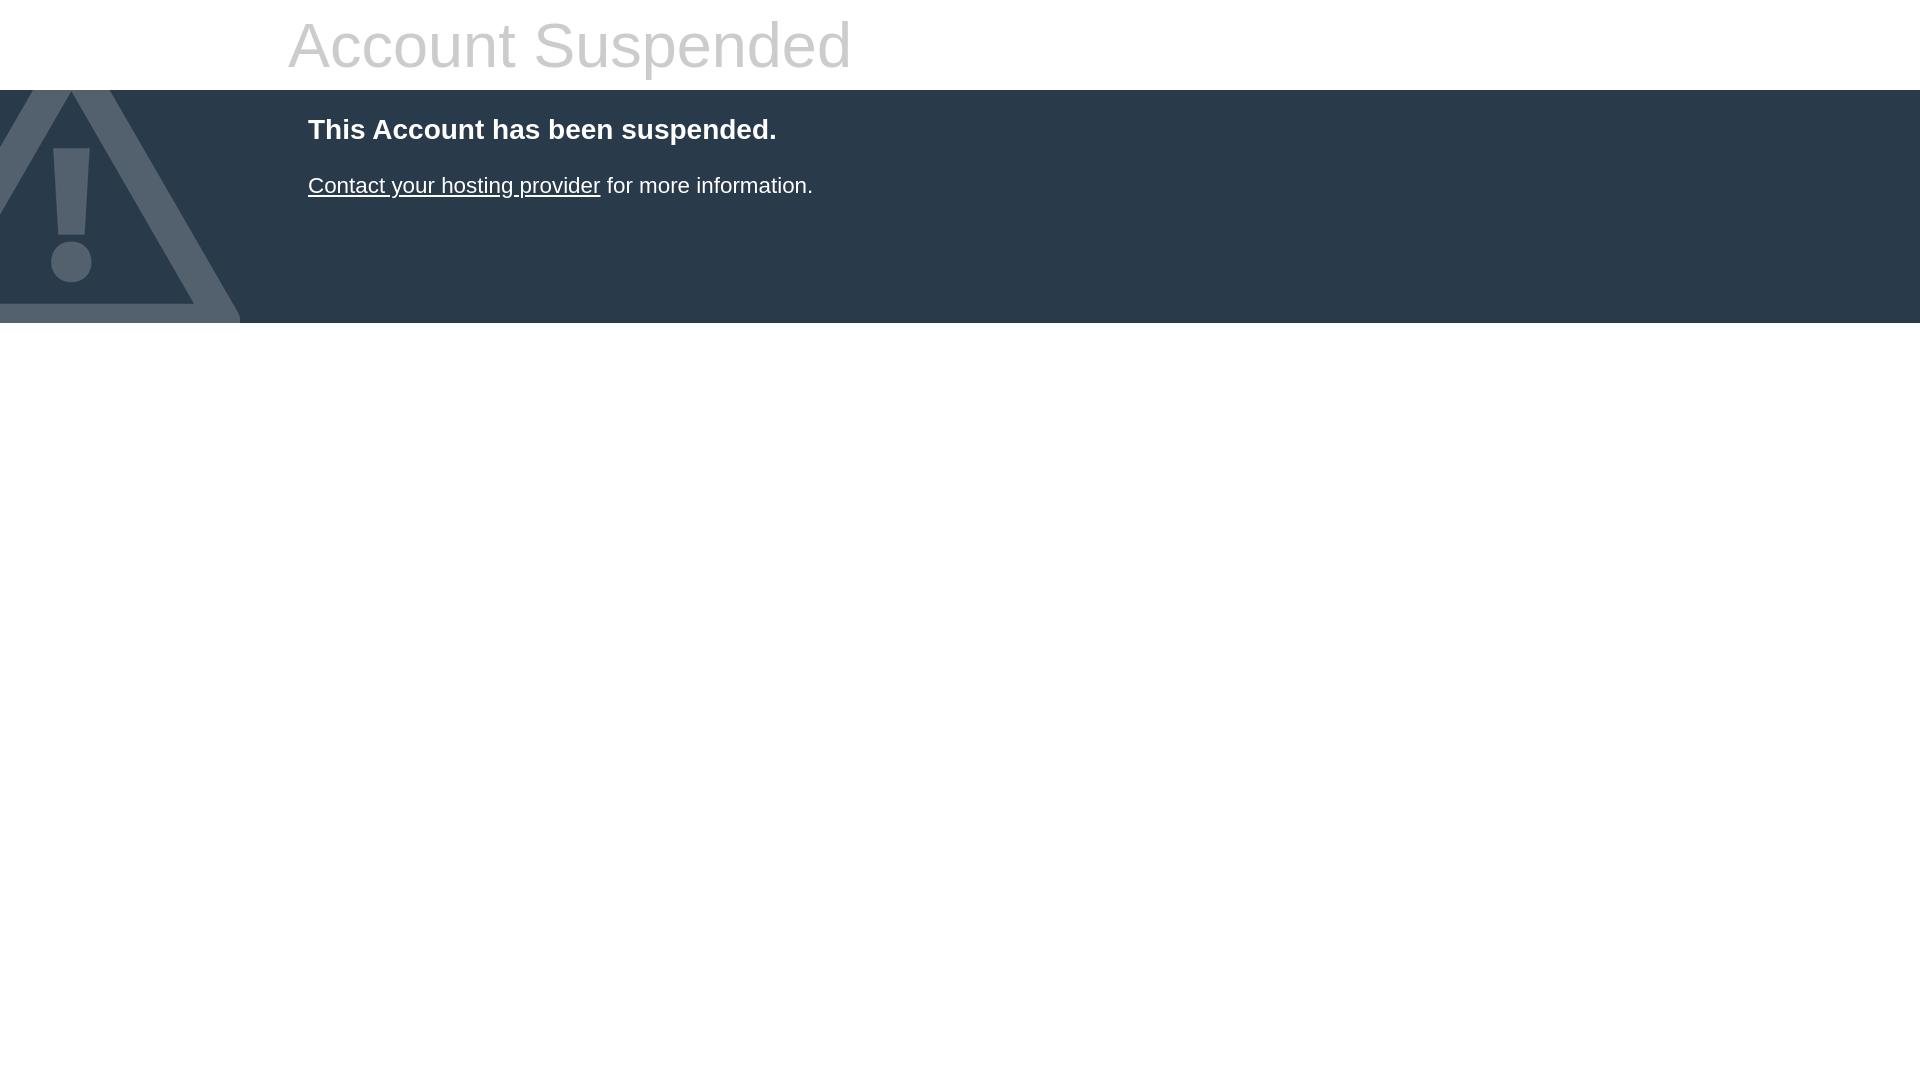 The image size is (1920, 1080). Describe the element at coordinates (453, 185) in the screenshot. I see `'Contact your hosting provider'` at that location.